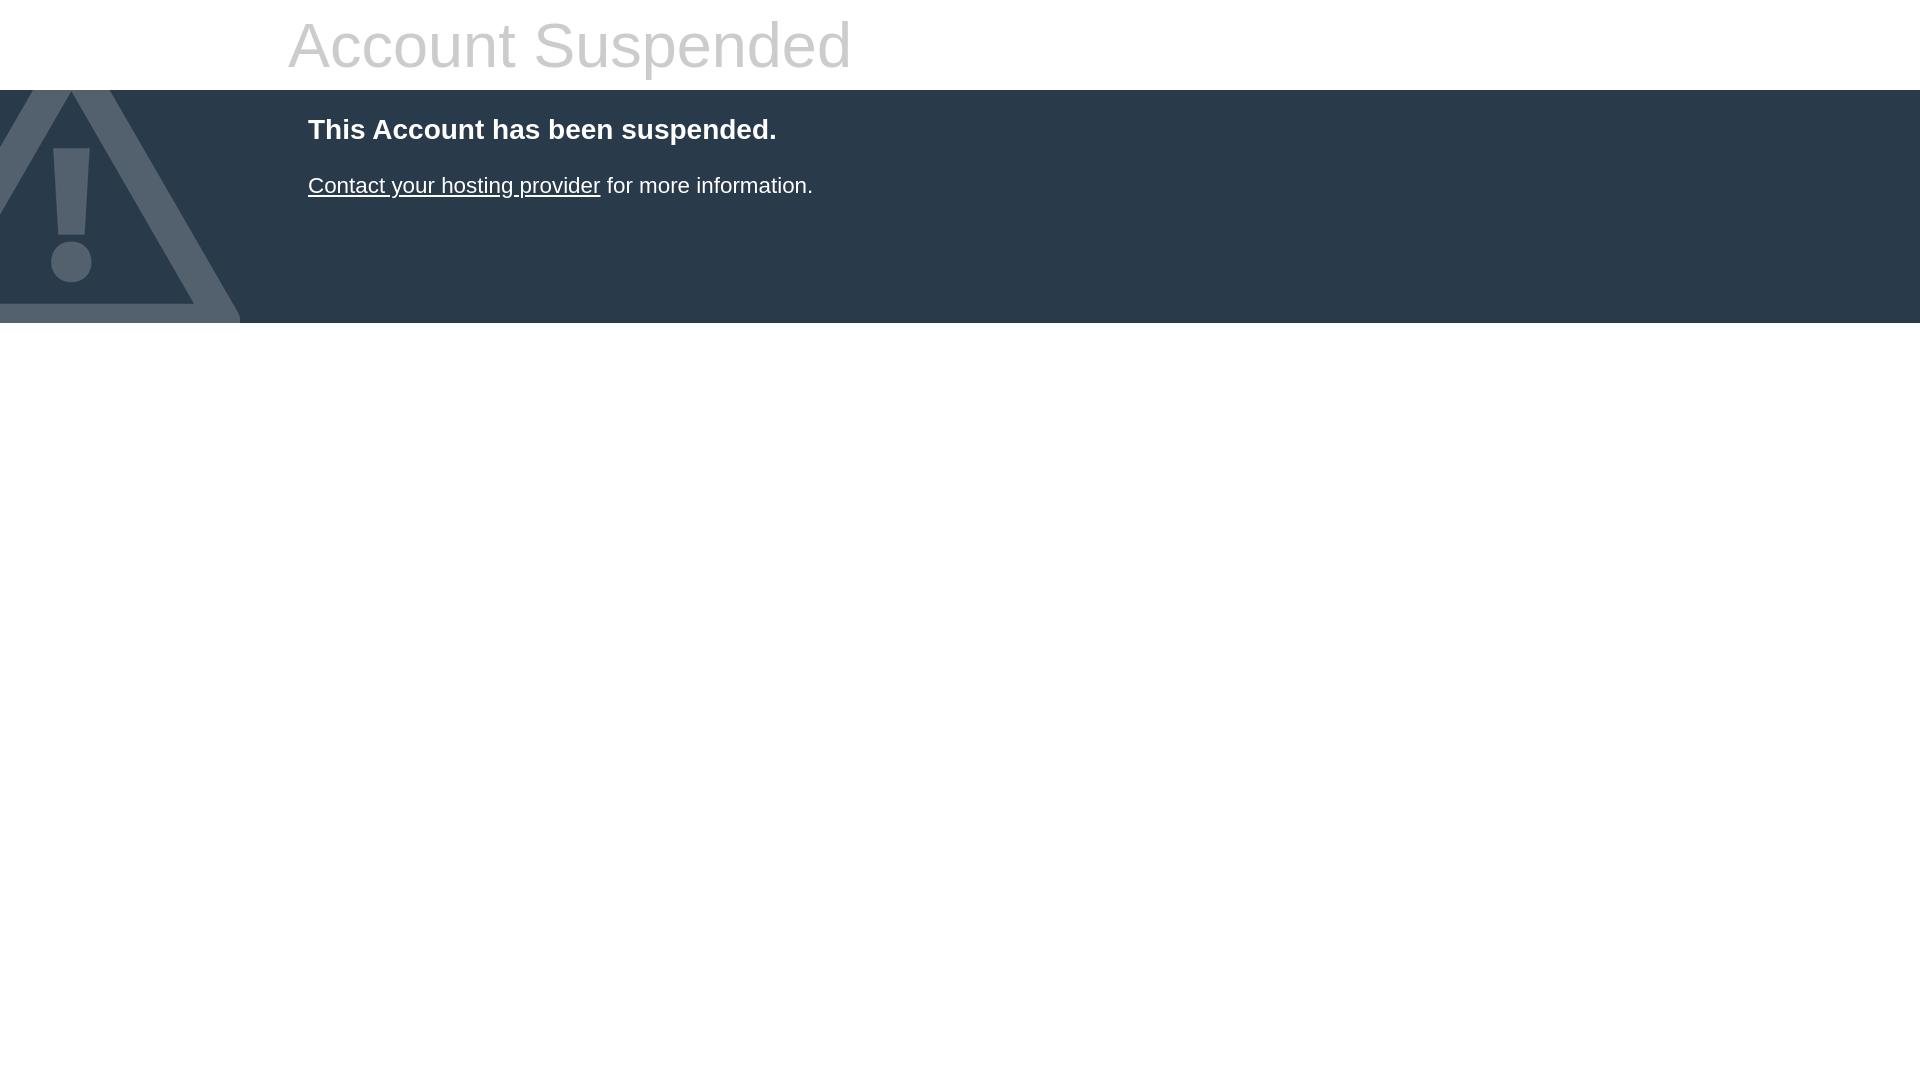 The image size is (1920, 1080). Describe the element at coordinates (453, 185) in the screenshot. I see `'Contact your hosting provider'` at that location.